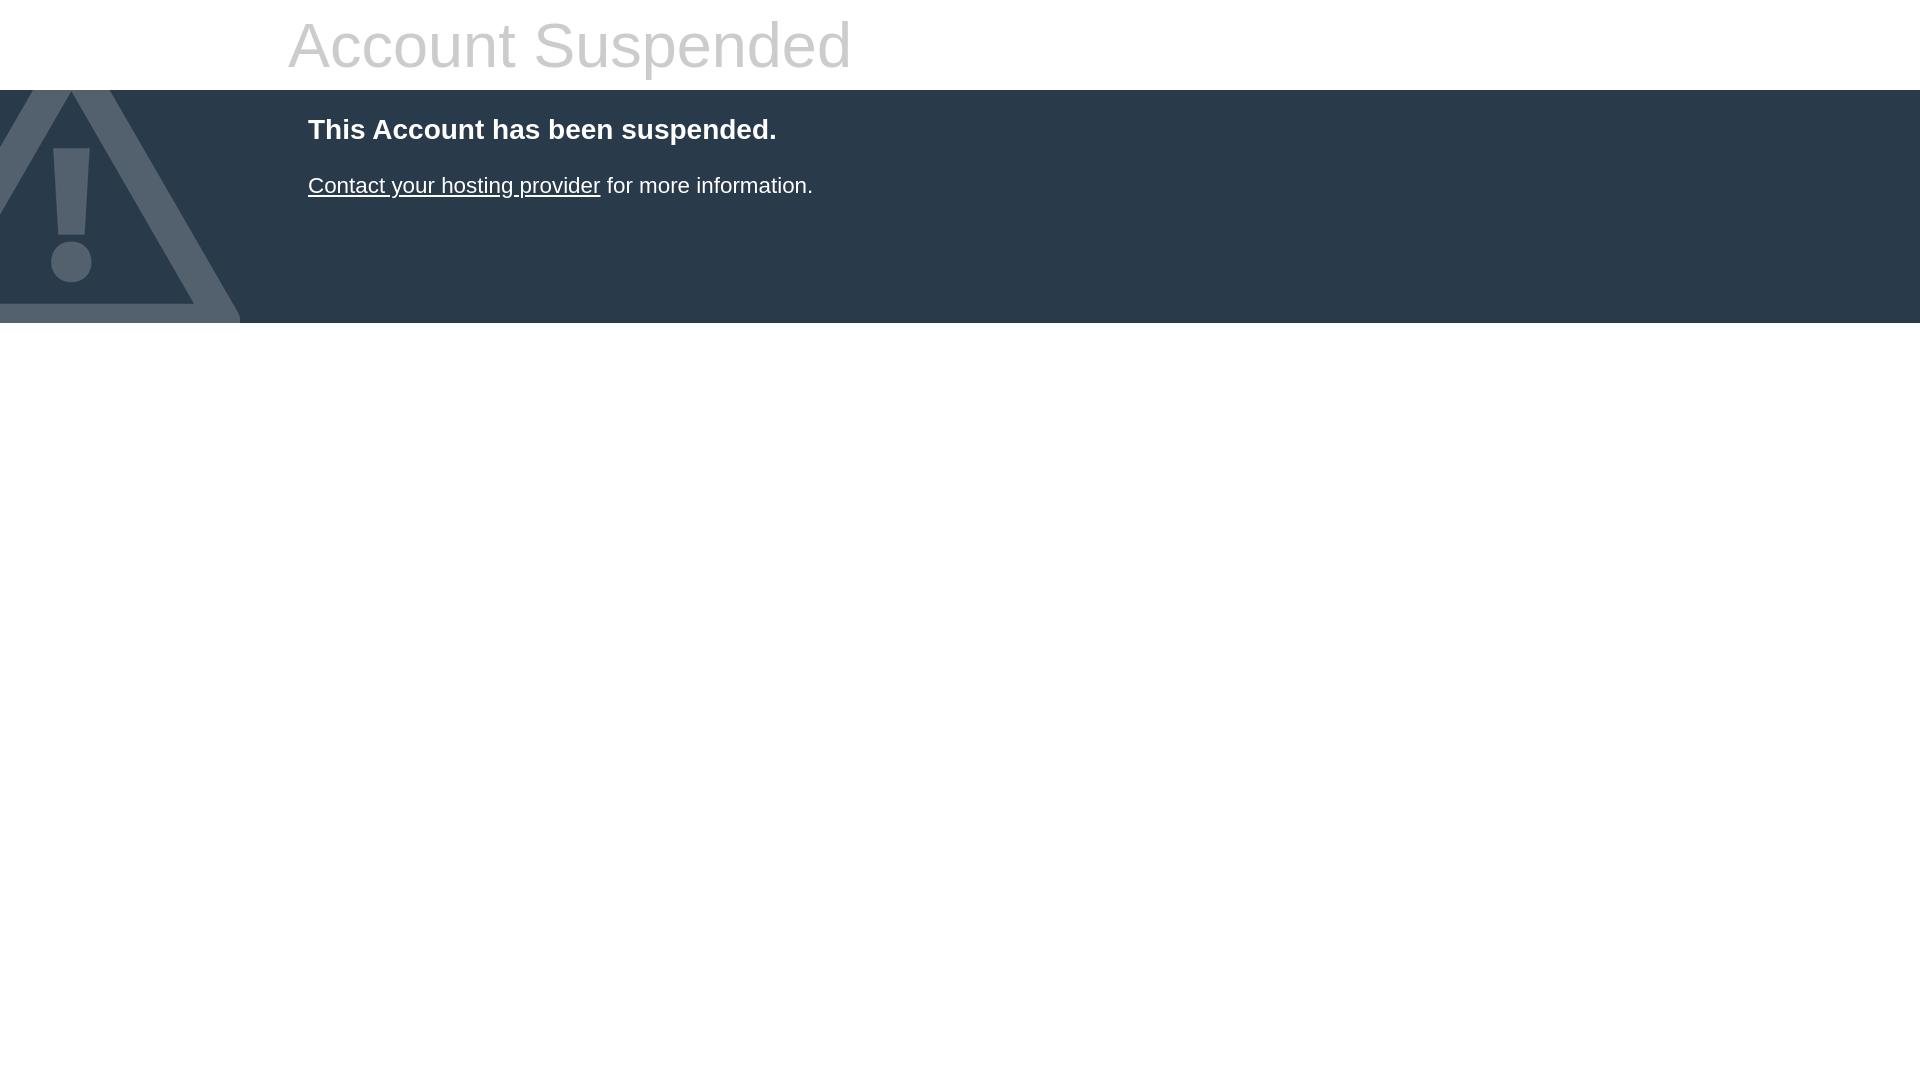 The image size is (1920, 1080). Describe the element at coordinates (453, 185) in the screenshot. I see `'Contact your hosting provider'` at that location.